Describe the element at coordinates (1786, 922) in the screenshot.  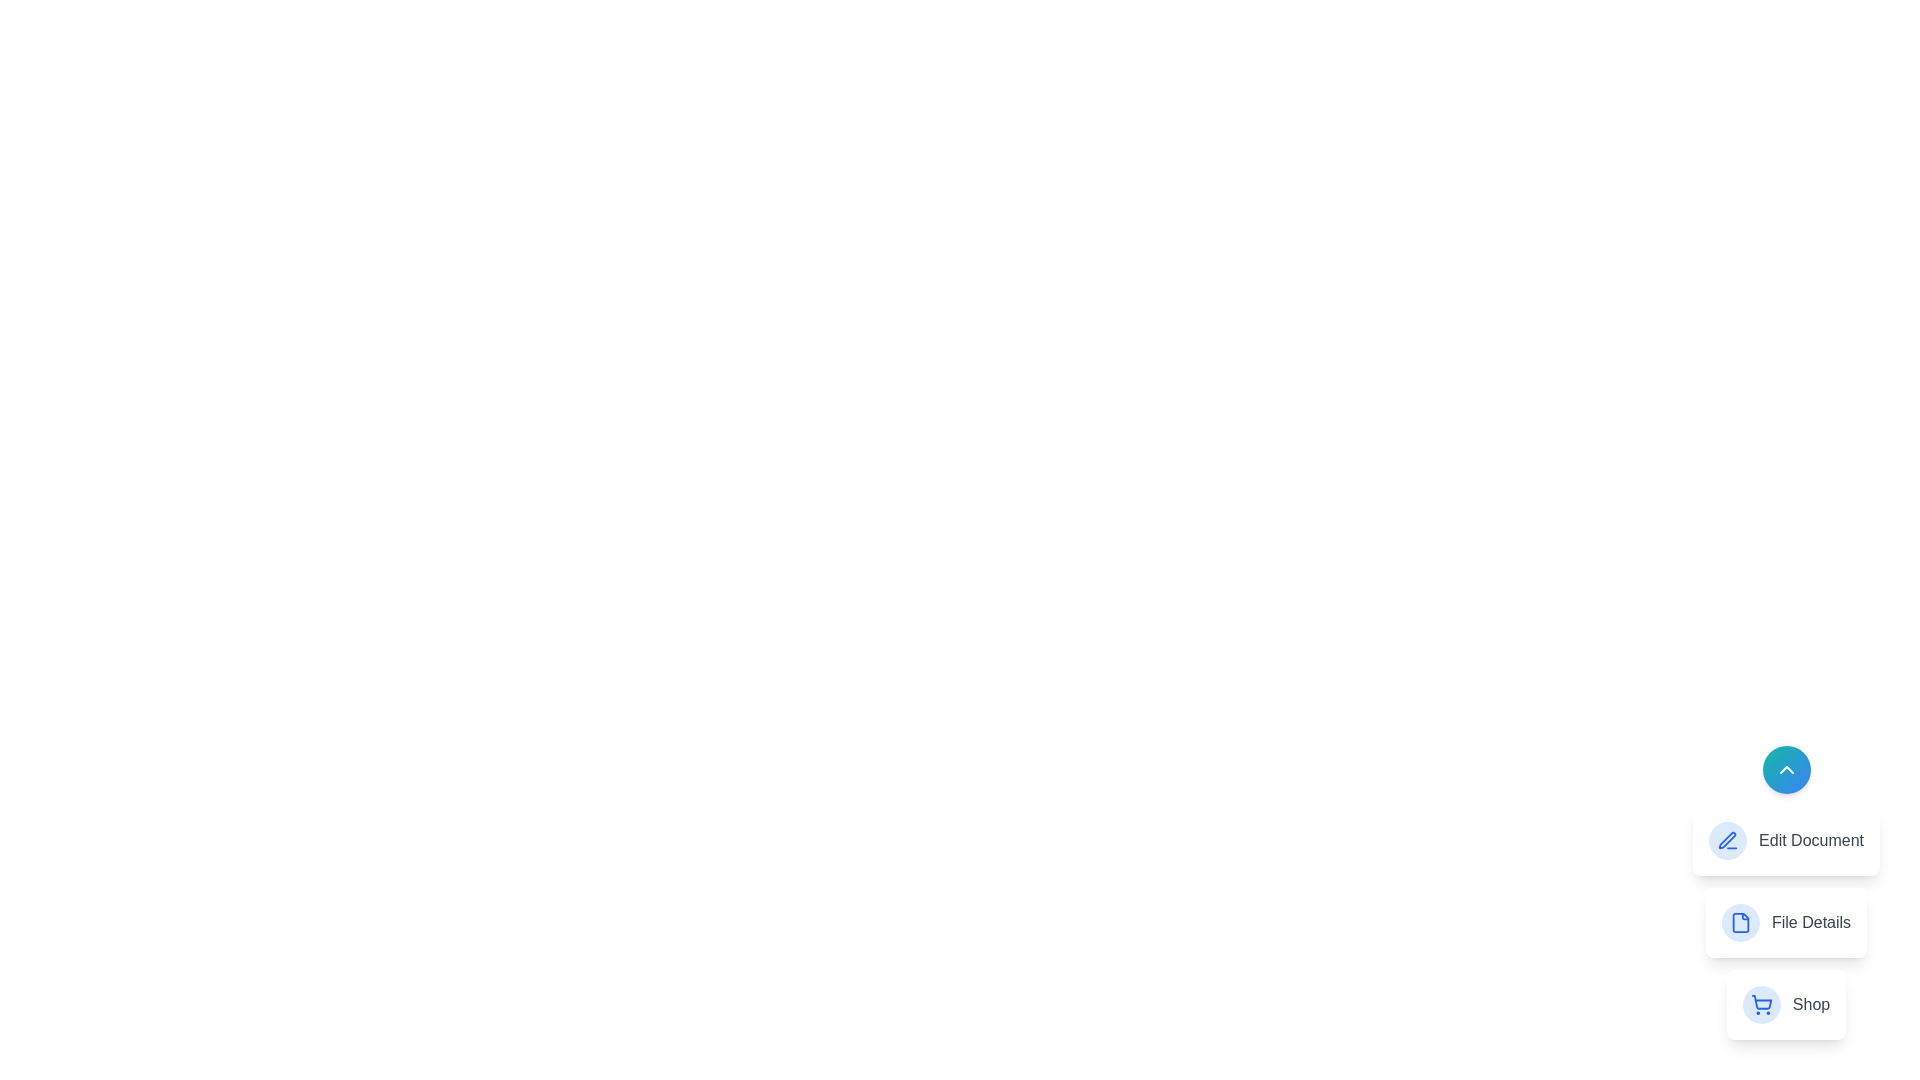
I see `the File Details in the speed dial menu` at that location.